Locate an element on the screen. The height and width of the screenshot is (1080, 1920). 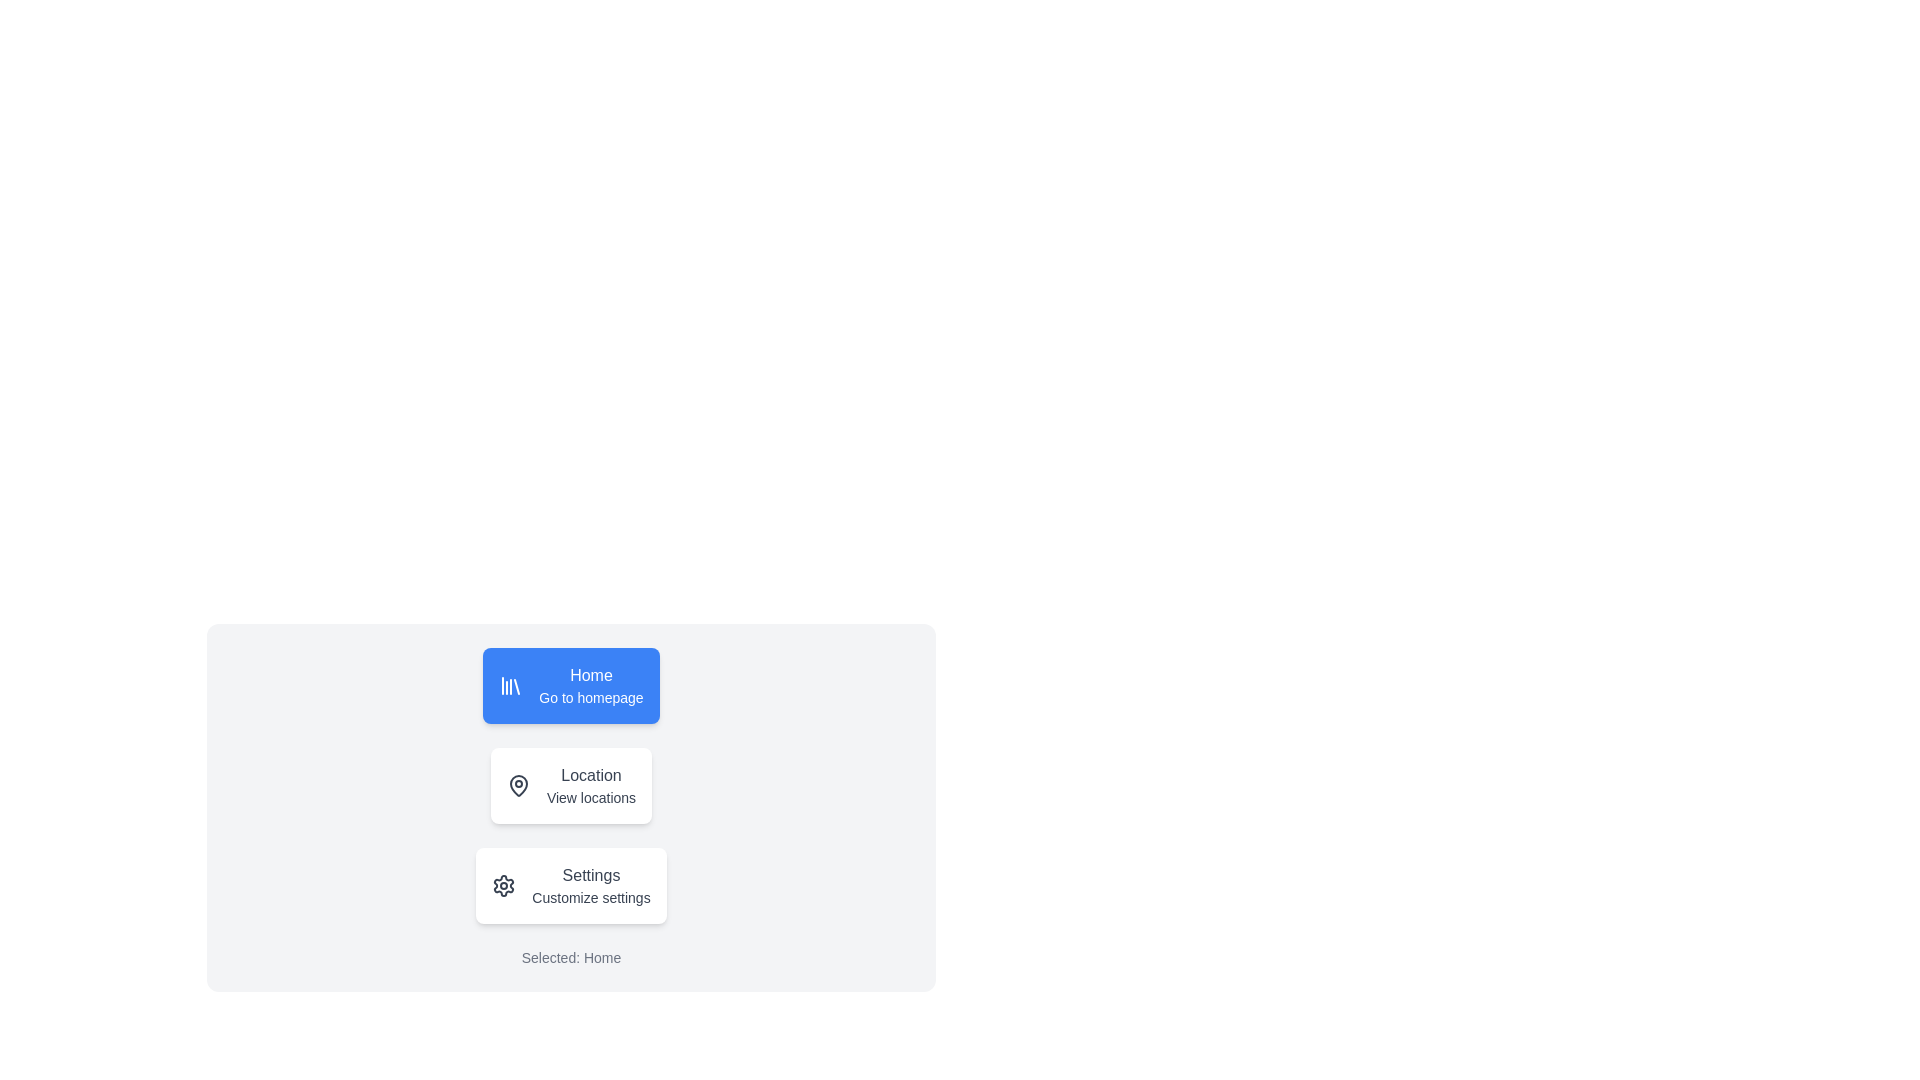
the navigation item Home from the options: Home, Location, or Settings is located at coordinates (570, 685).